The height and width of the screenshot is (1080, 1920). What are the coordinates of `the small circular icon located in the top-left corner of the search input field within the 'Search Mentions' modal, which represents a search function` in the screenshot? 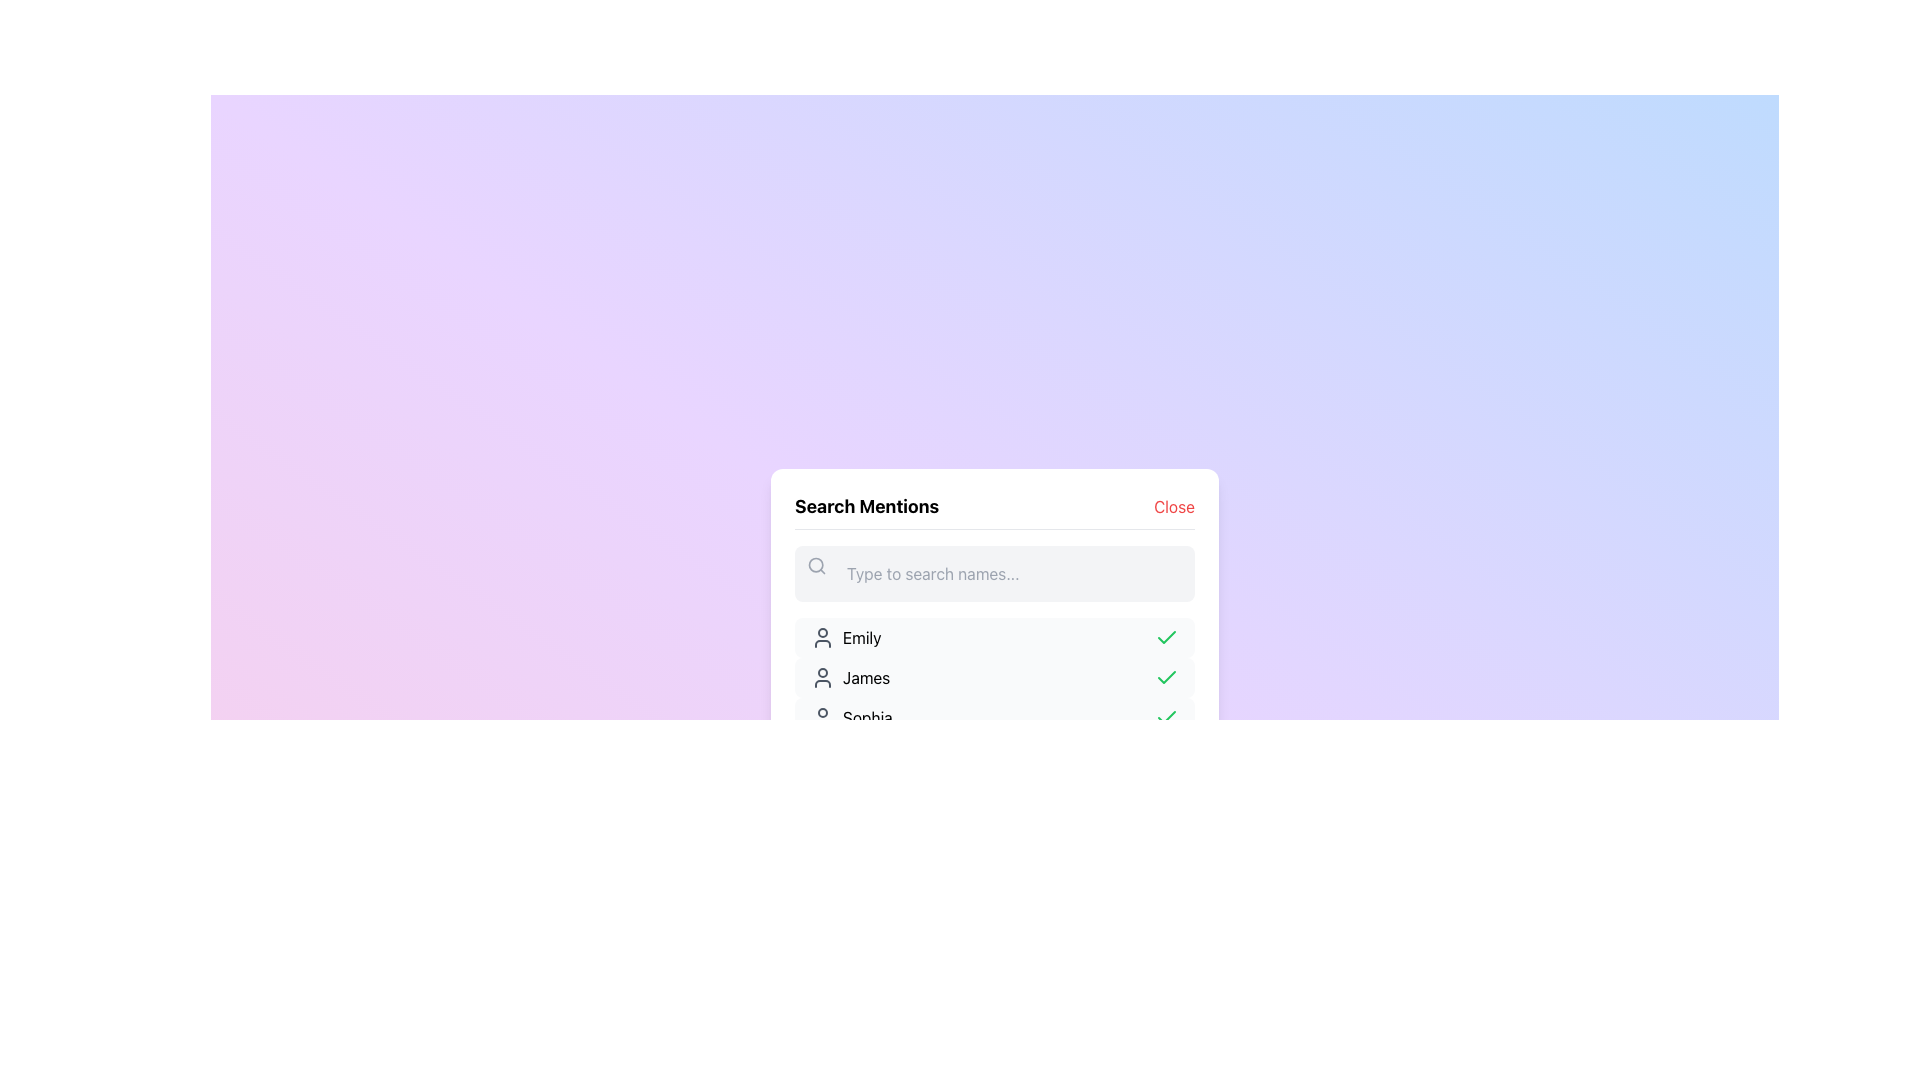 It's located at (816, 564).